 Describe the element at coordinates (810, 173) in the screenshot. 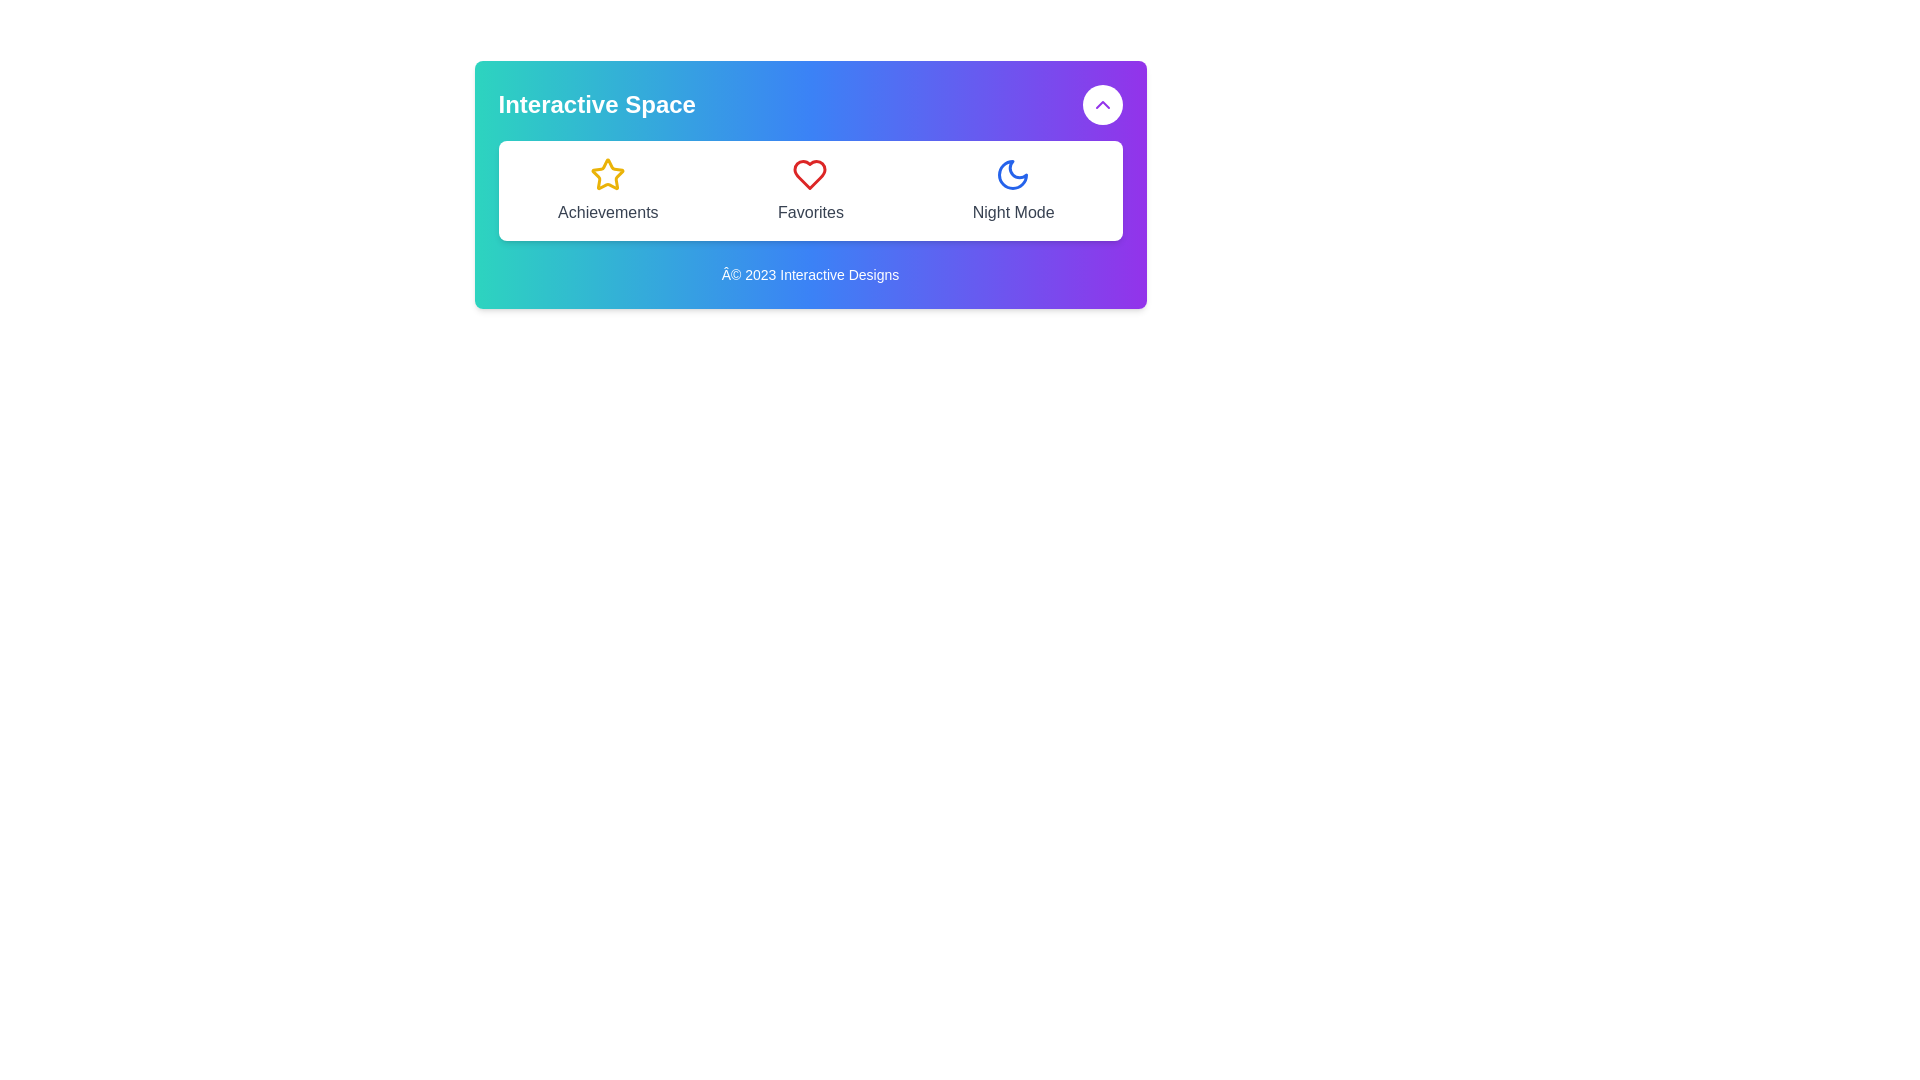

I see `the heart icon in the 'Favorites' section, which is visually represented by a red heart shape with rounded edges, located centrally in the second column above the text 'Favorites'` at that location.